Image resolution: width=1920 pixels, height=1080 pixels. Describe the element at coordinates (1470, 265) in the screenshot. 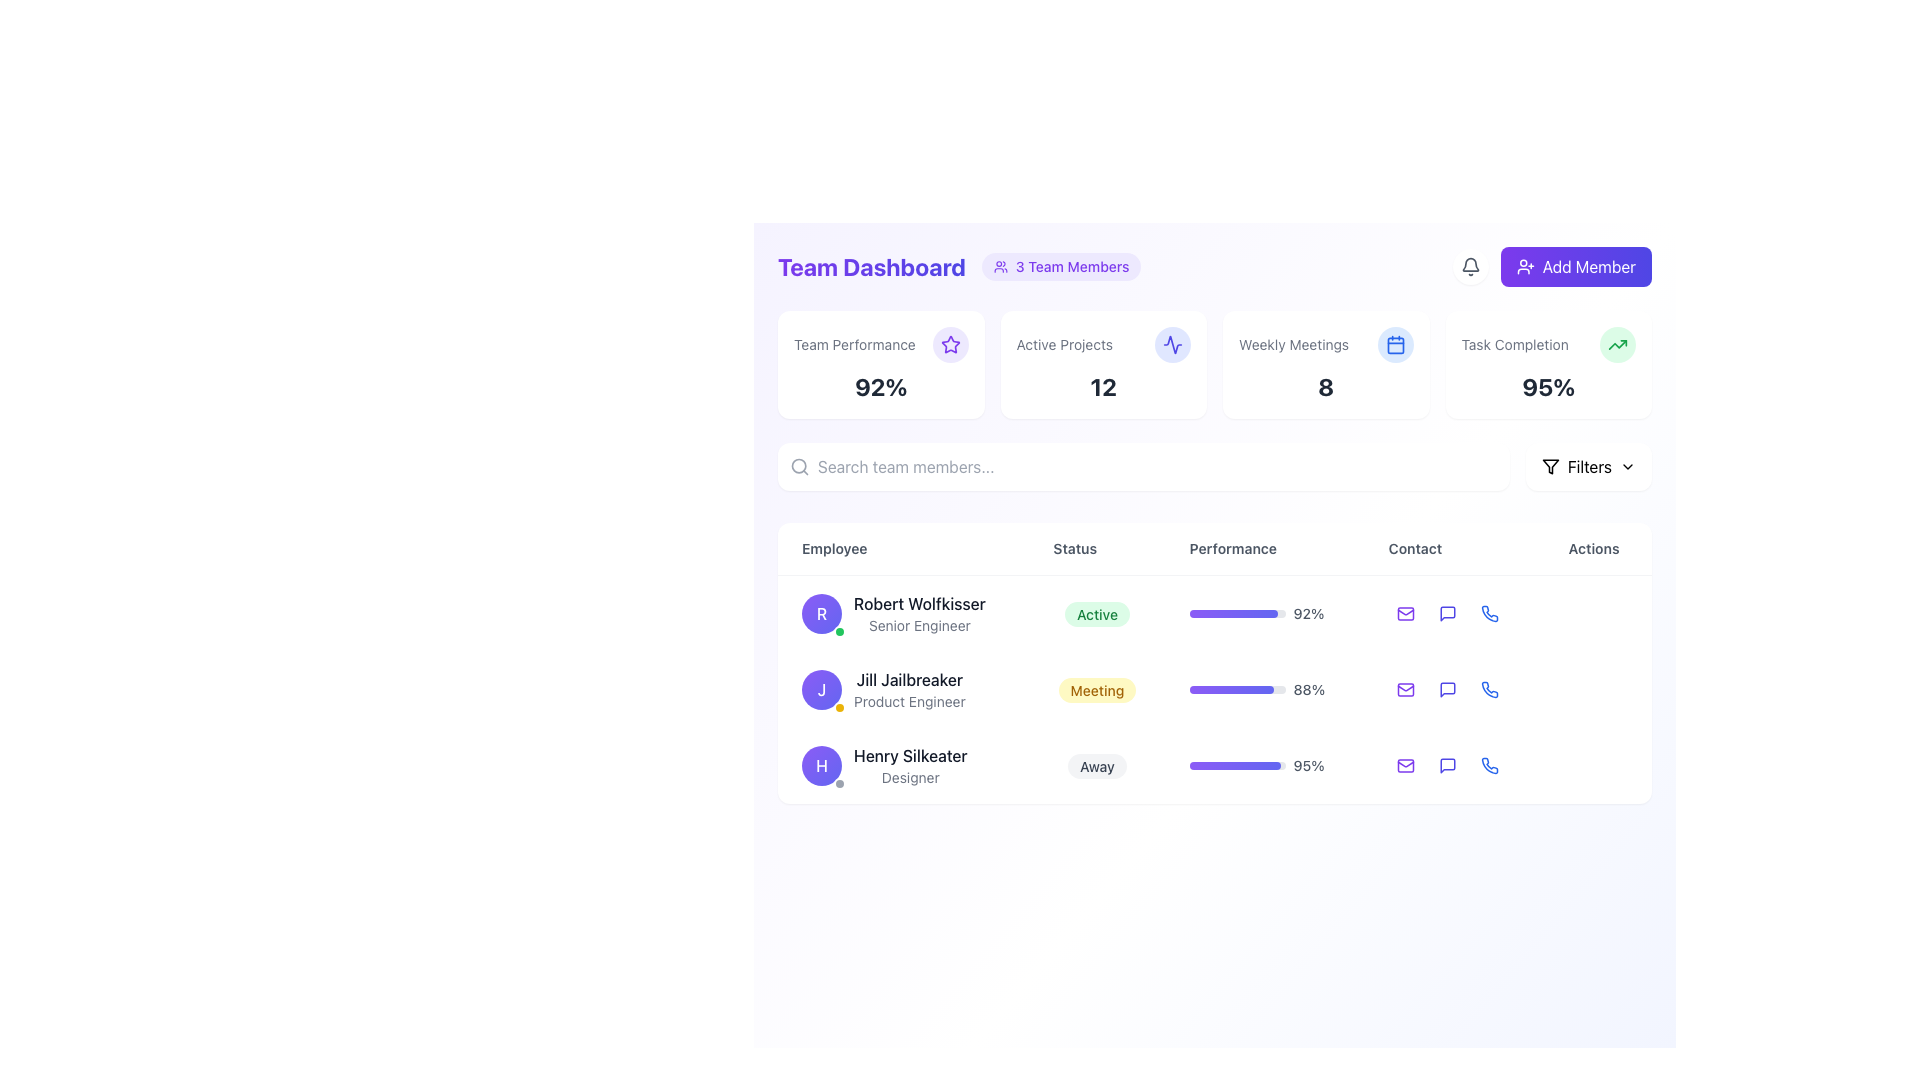

I see `the notification icon button located in the top-right corner of the page, just before the purple 'Add Member' button` at that location.